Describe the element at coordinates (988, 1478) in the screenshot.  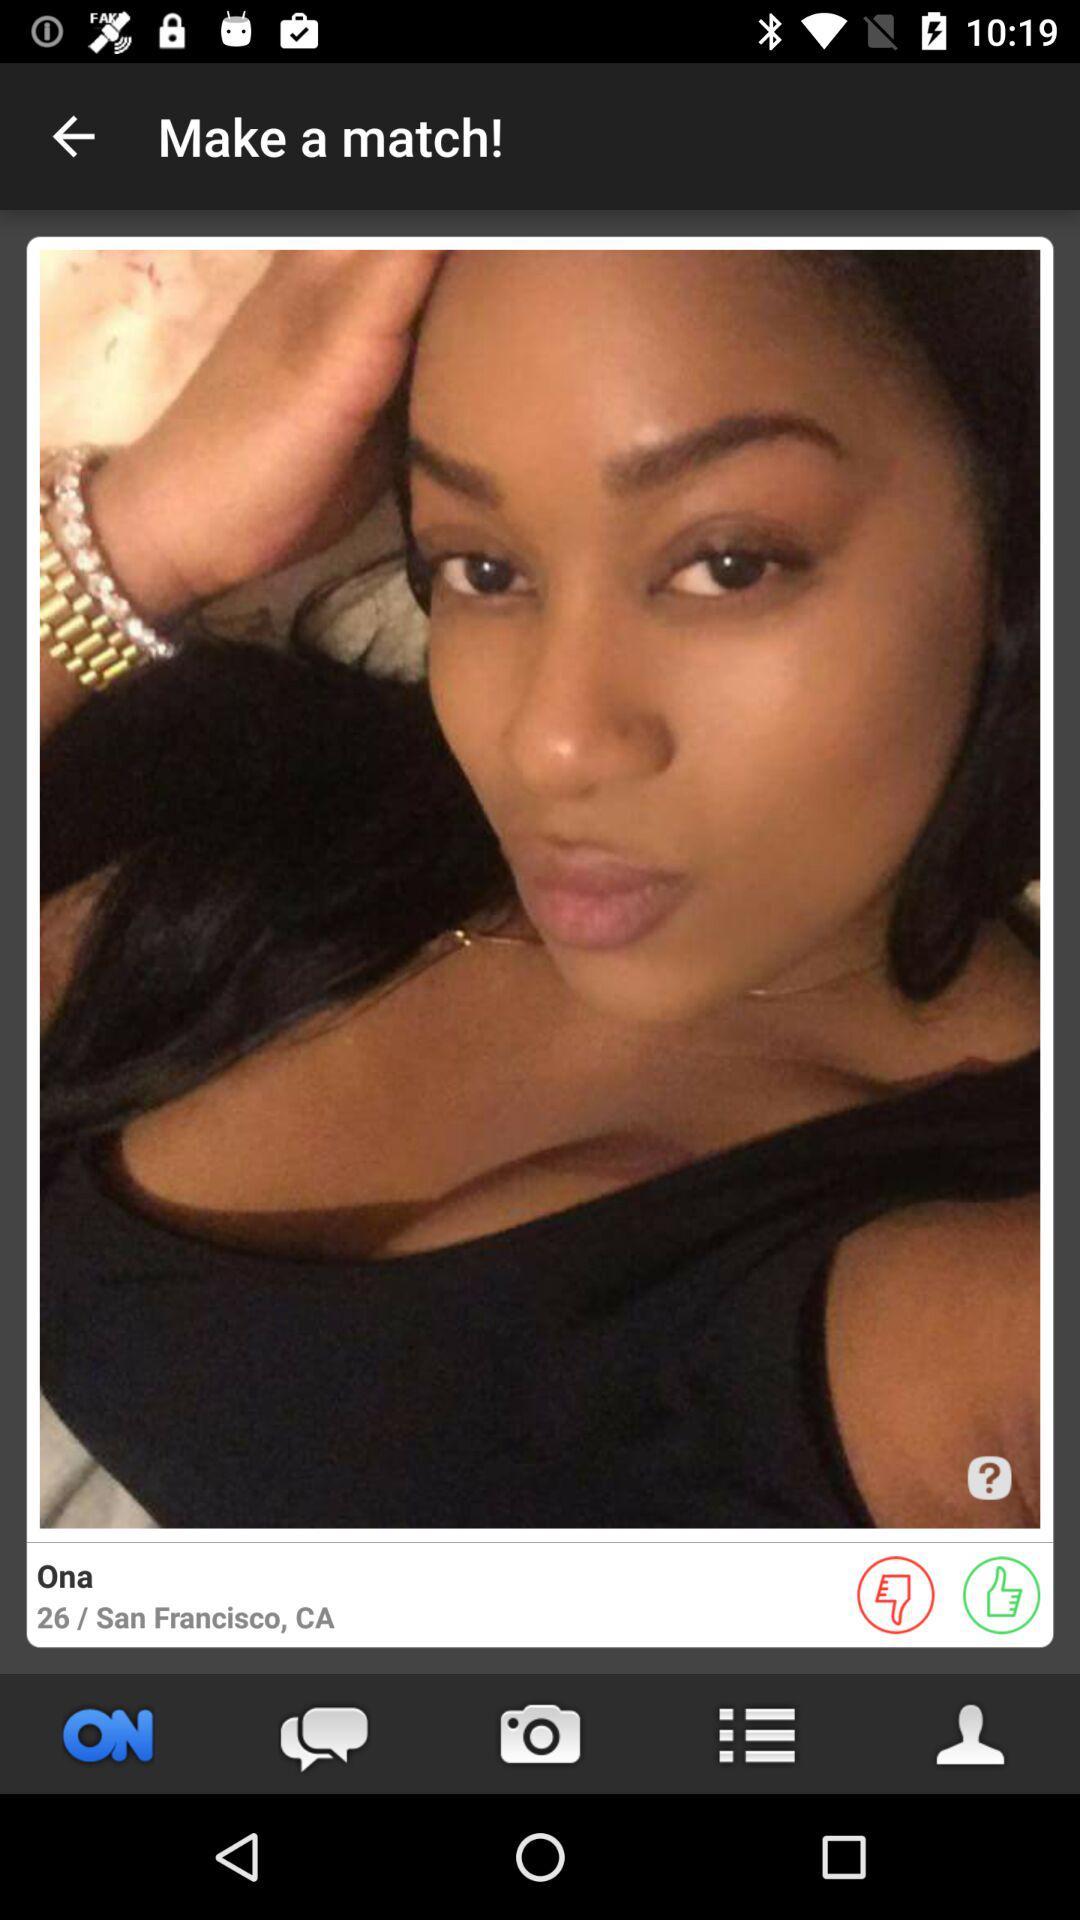
I see `the help icon` at that location.